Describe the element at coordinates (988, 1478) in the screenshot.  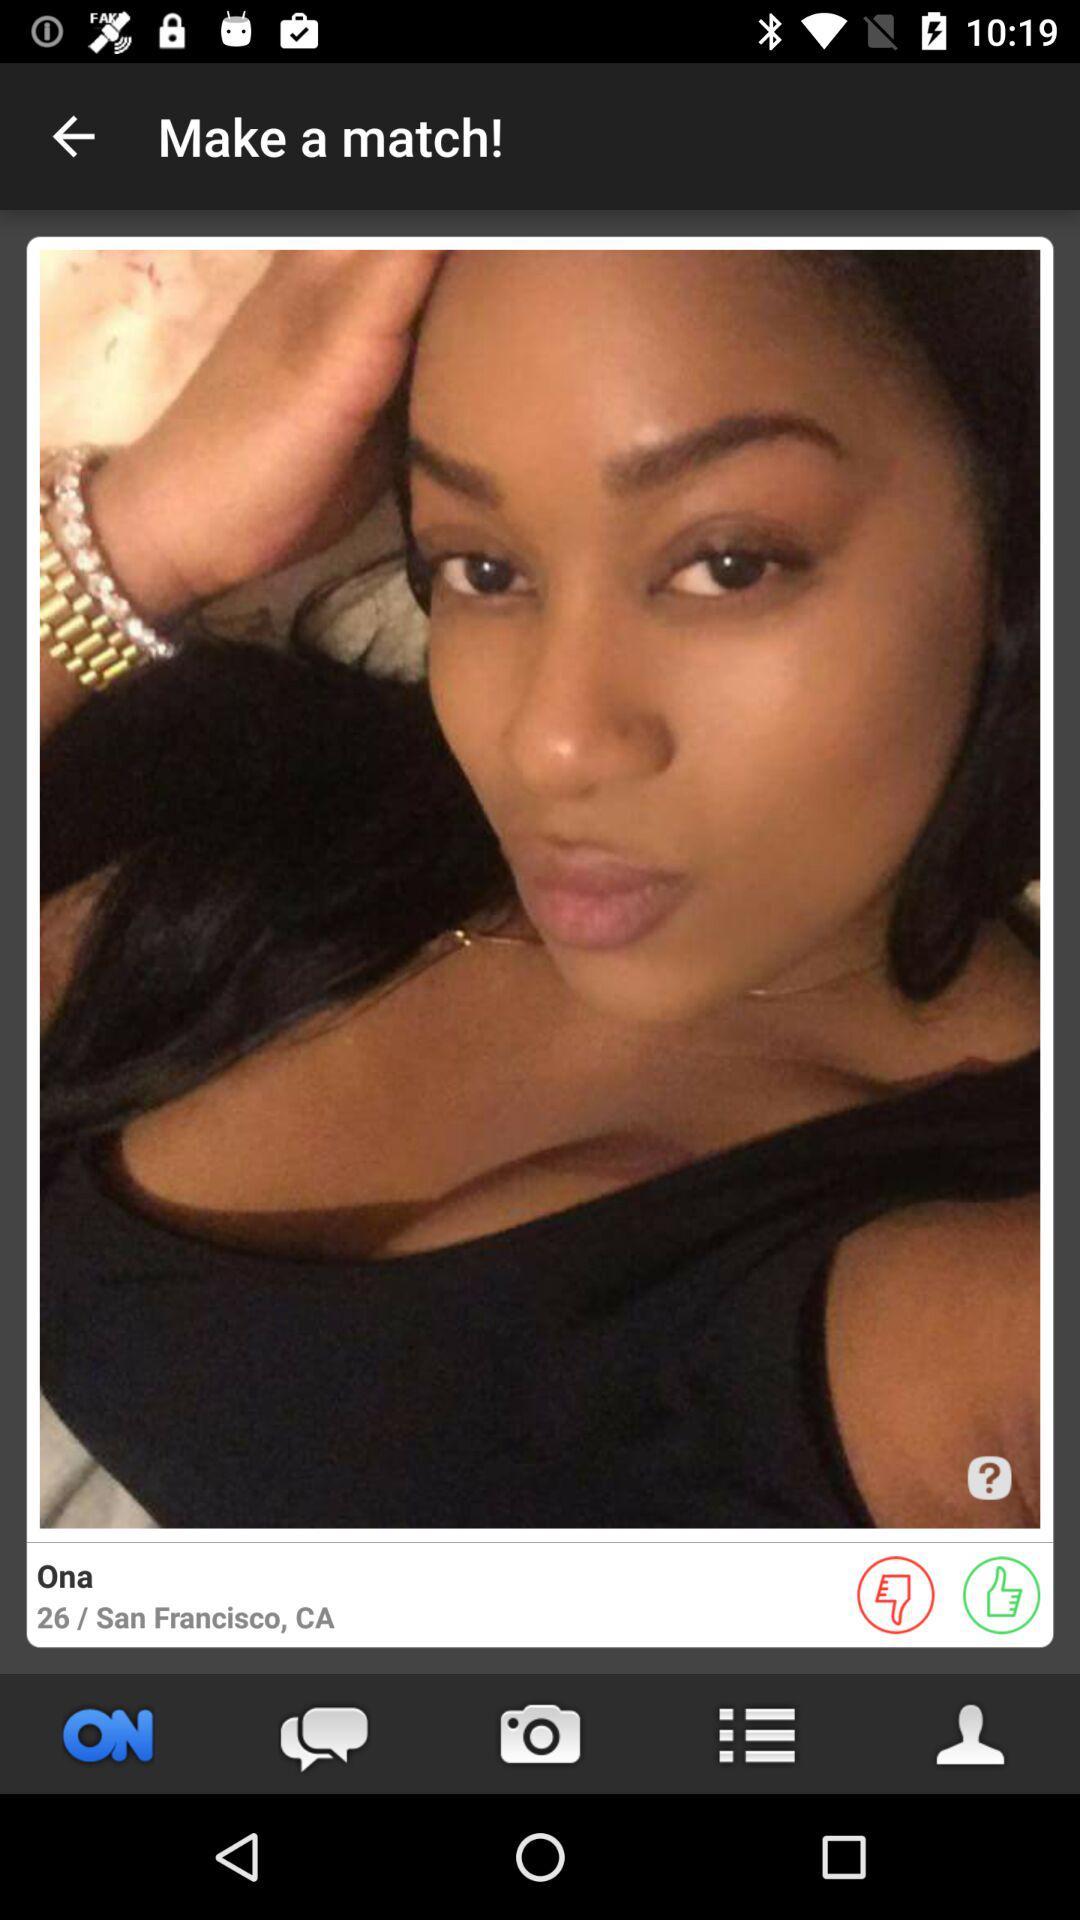
I see `the help icon` at that location.